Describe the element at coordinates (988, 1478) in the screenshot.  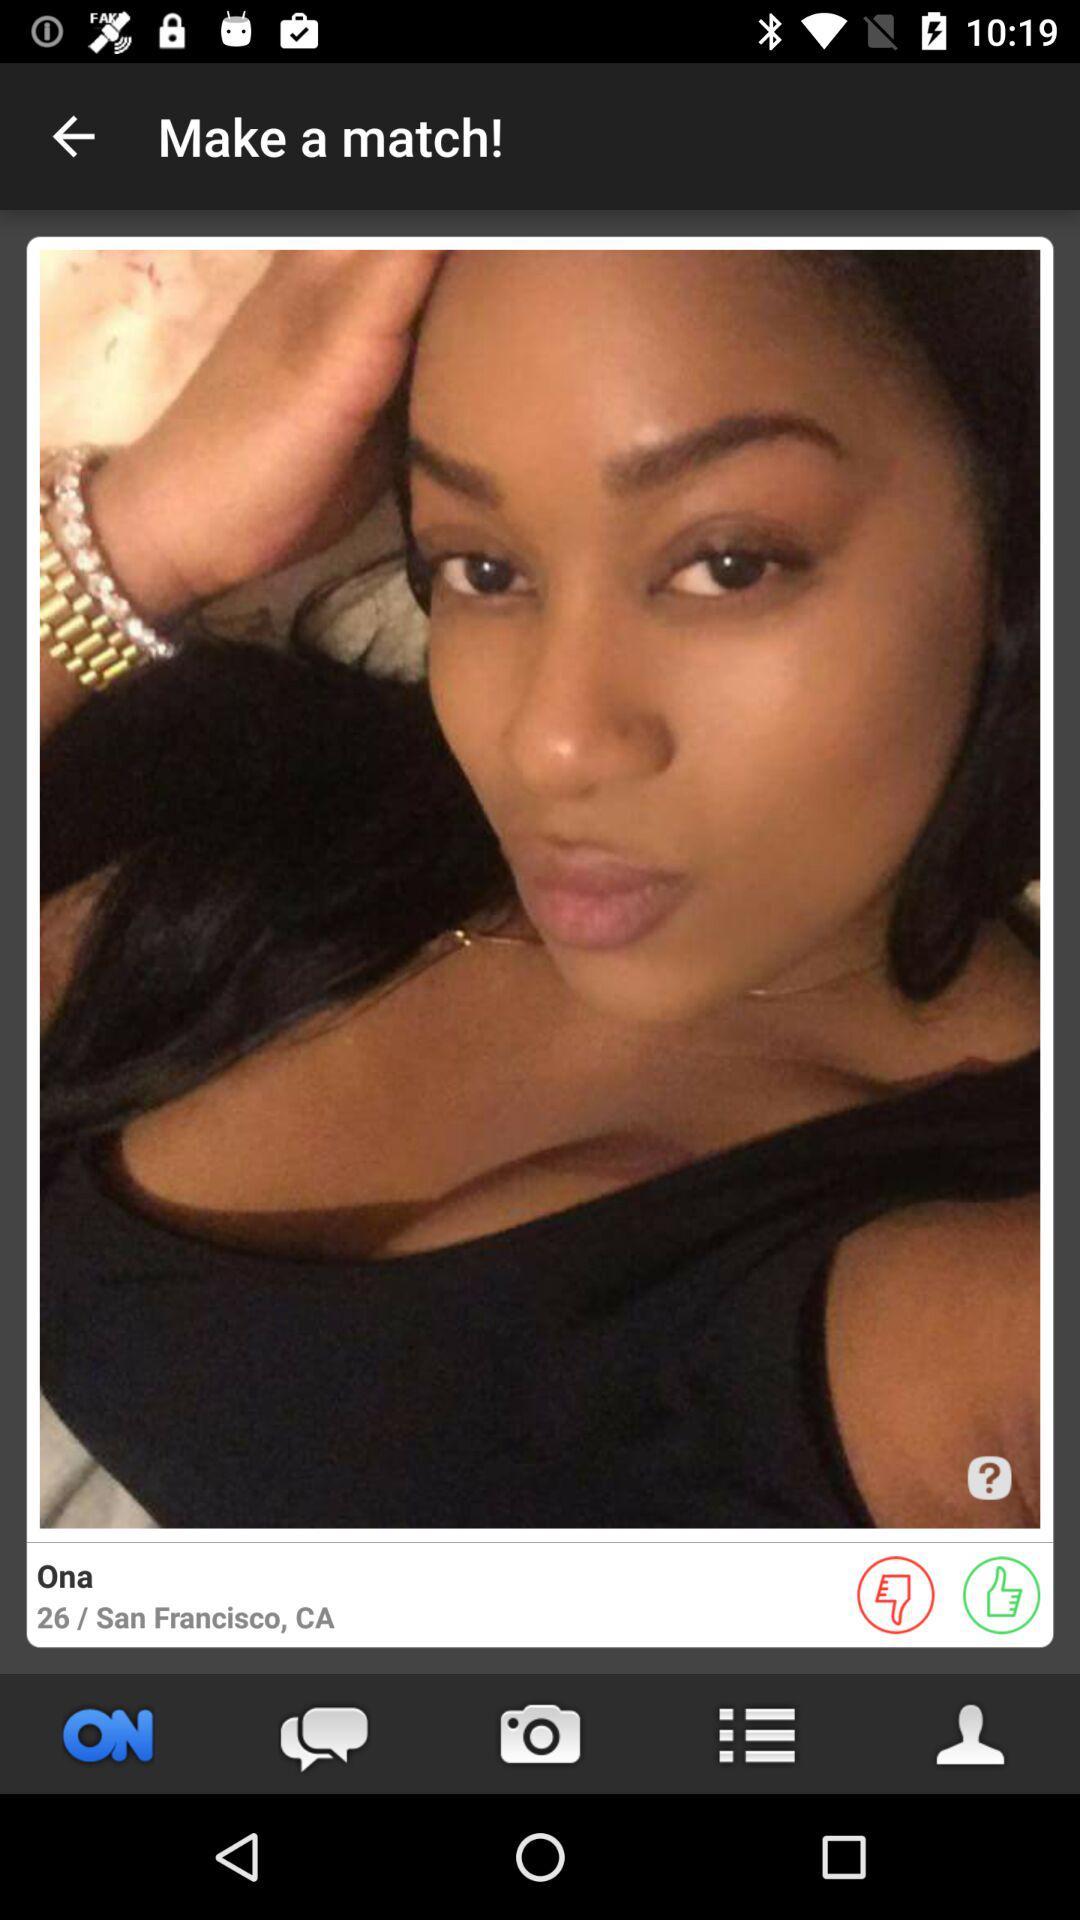
I see `the help icon` at that location.